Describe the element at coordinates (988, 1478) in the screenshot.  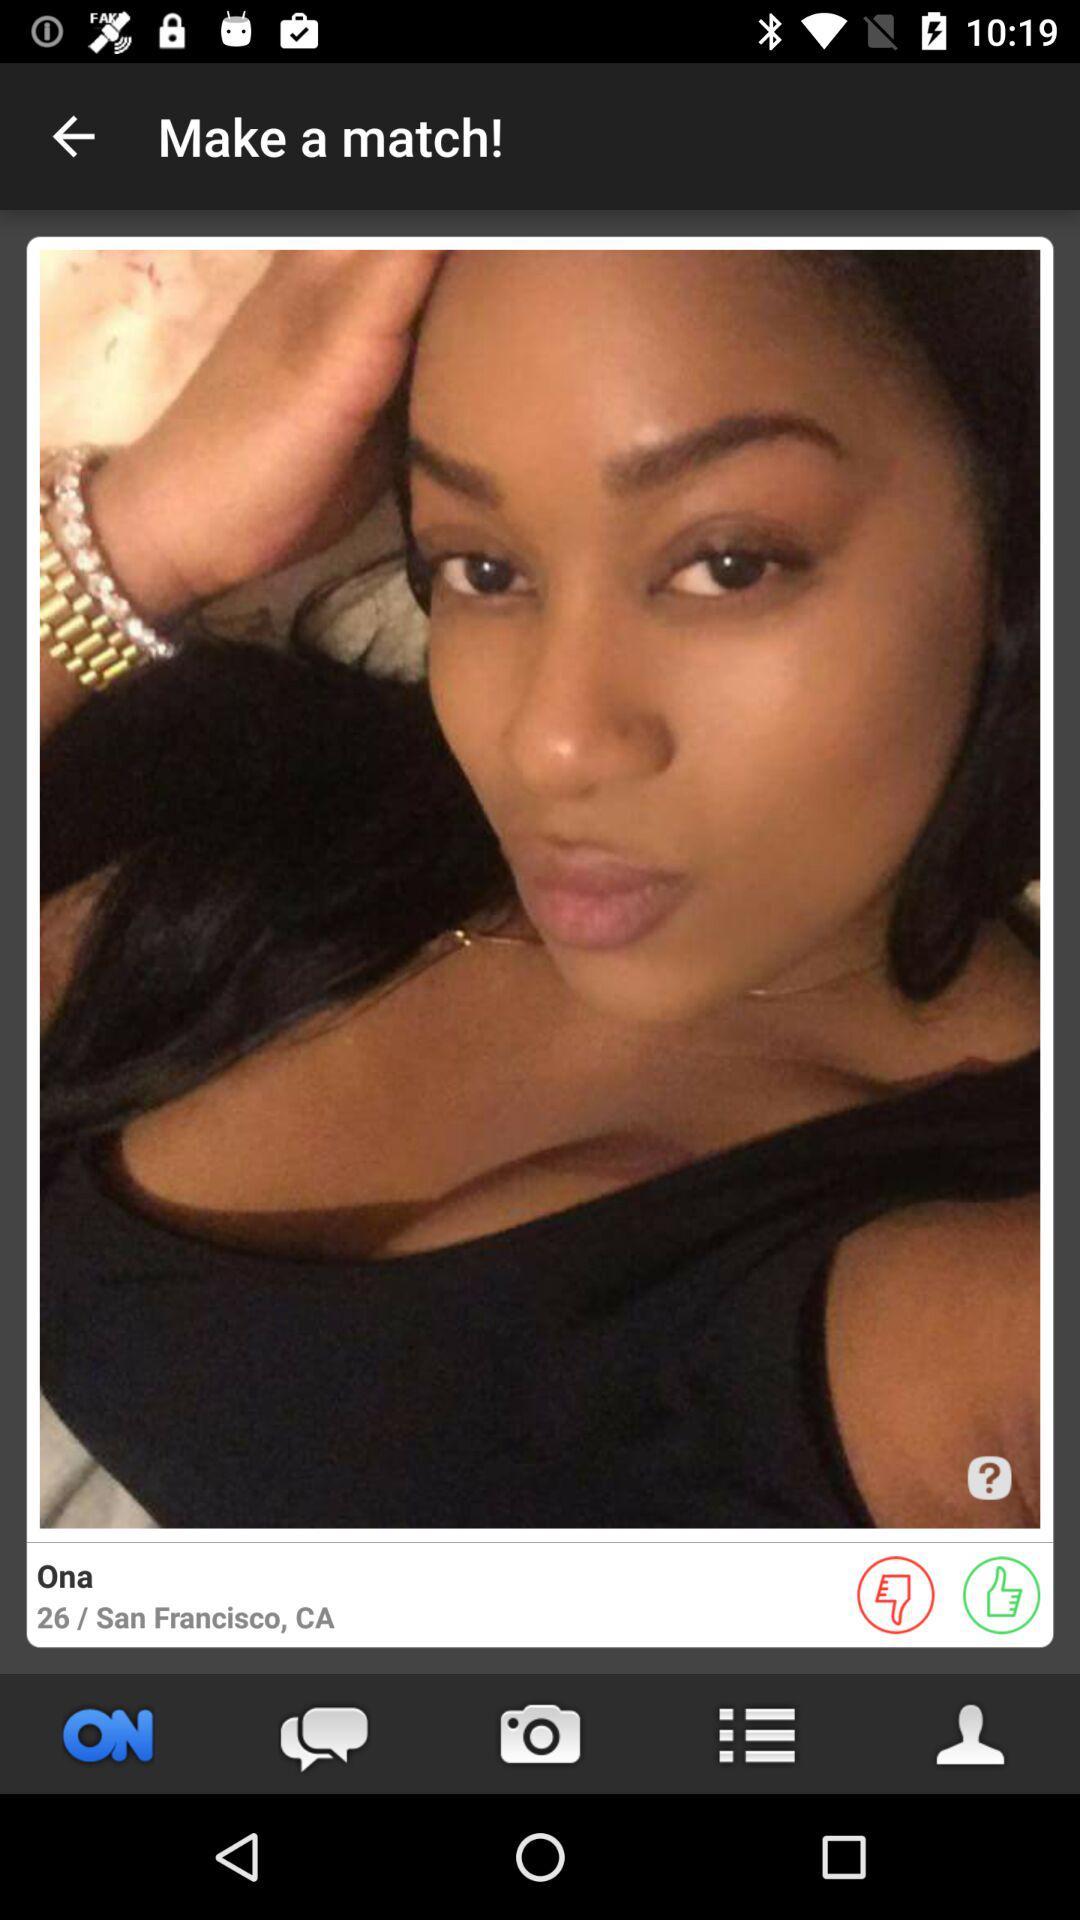
I see `the help icon` at that location.